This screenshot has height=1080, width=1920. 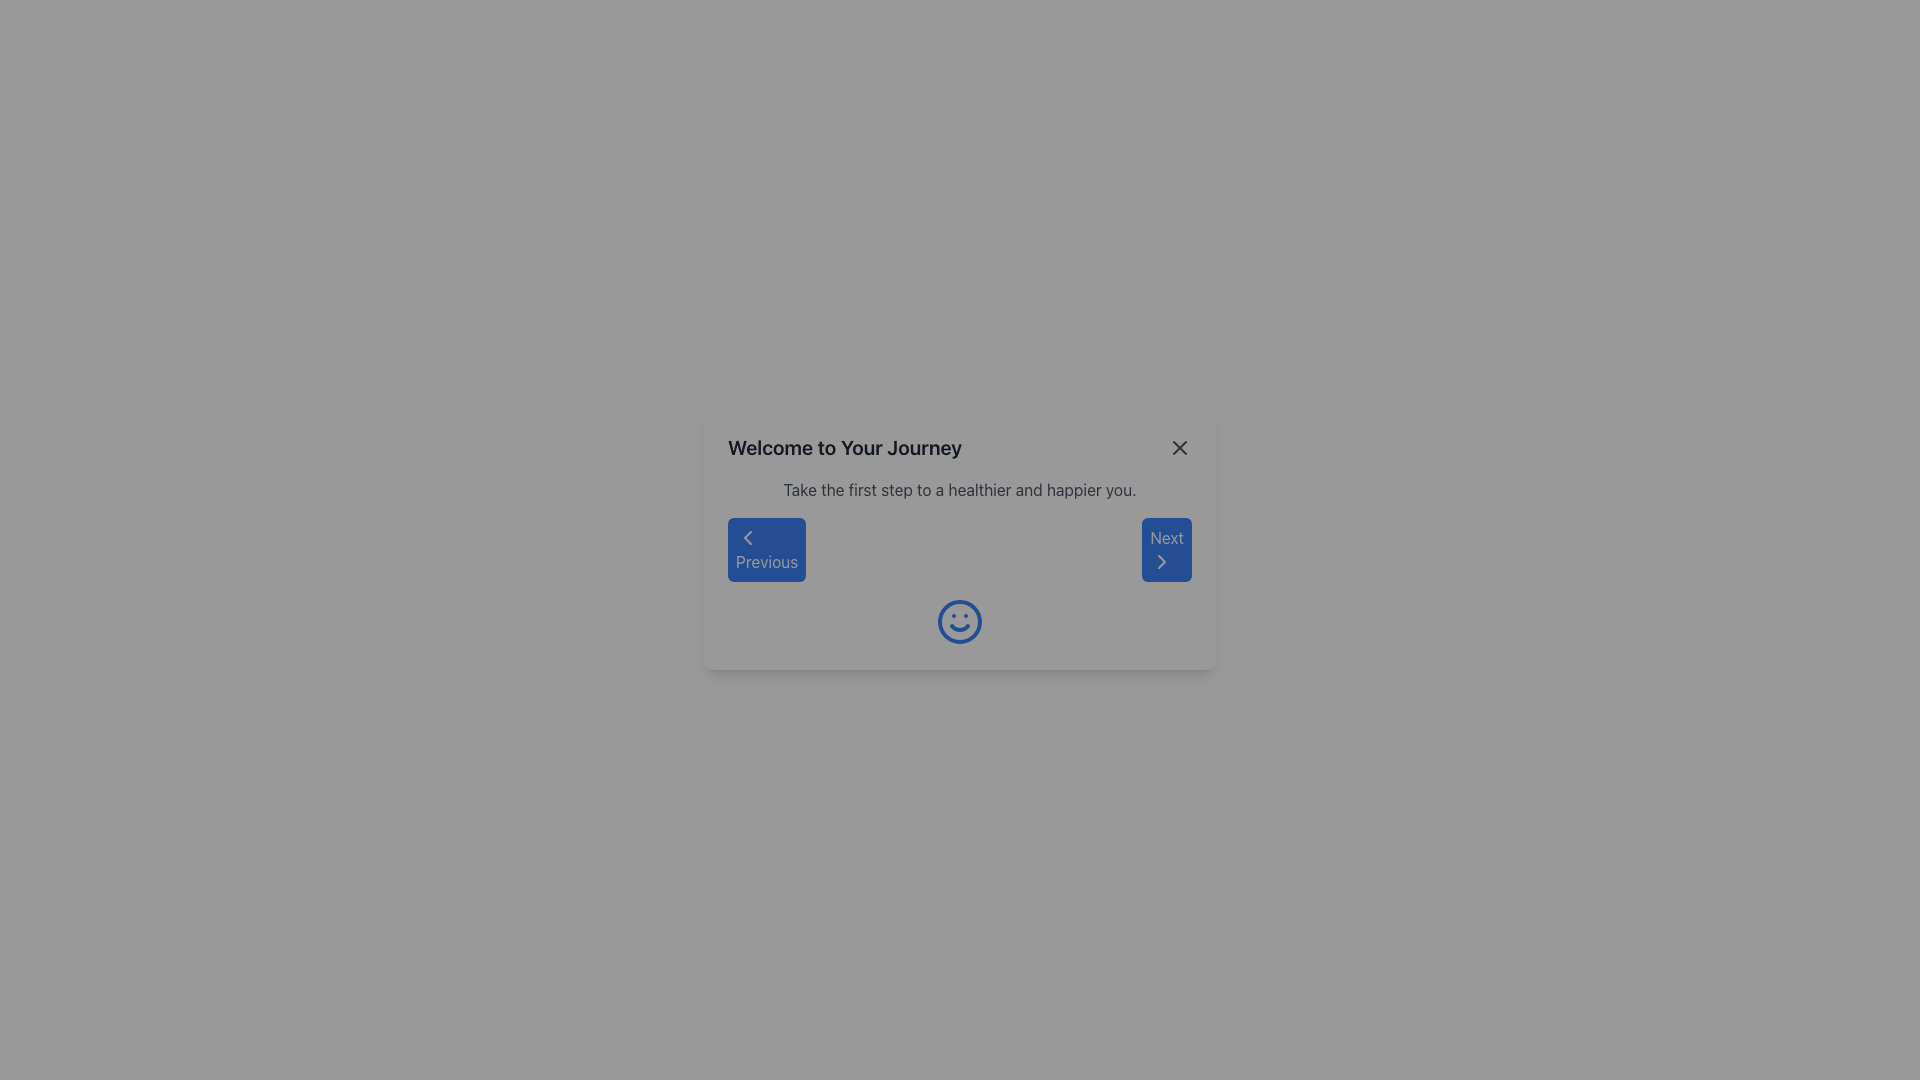 I want to click on the close icon button located at the top right corner of the dialog box titled 'Welcome to Your Journey', so click(x=1180, y=446).